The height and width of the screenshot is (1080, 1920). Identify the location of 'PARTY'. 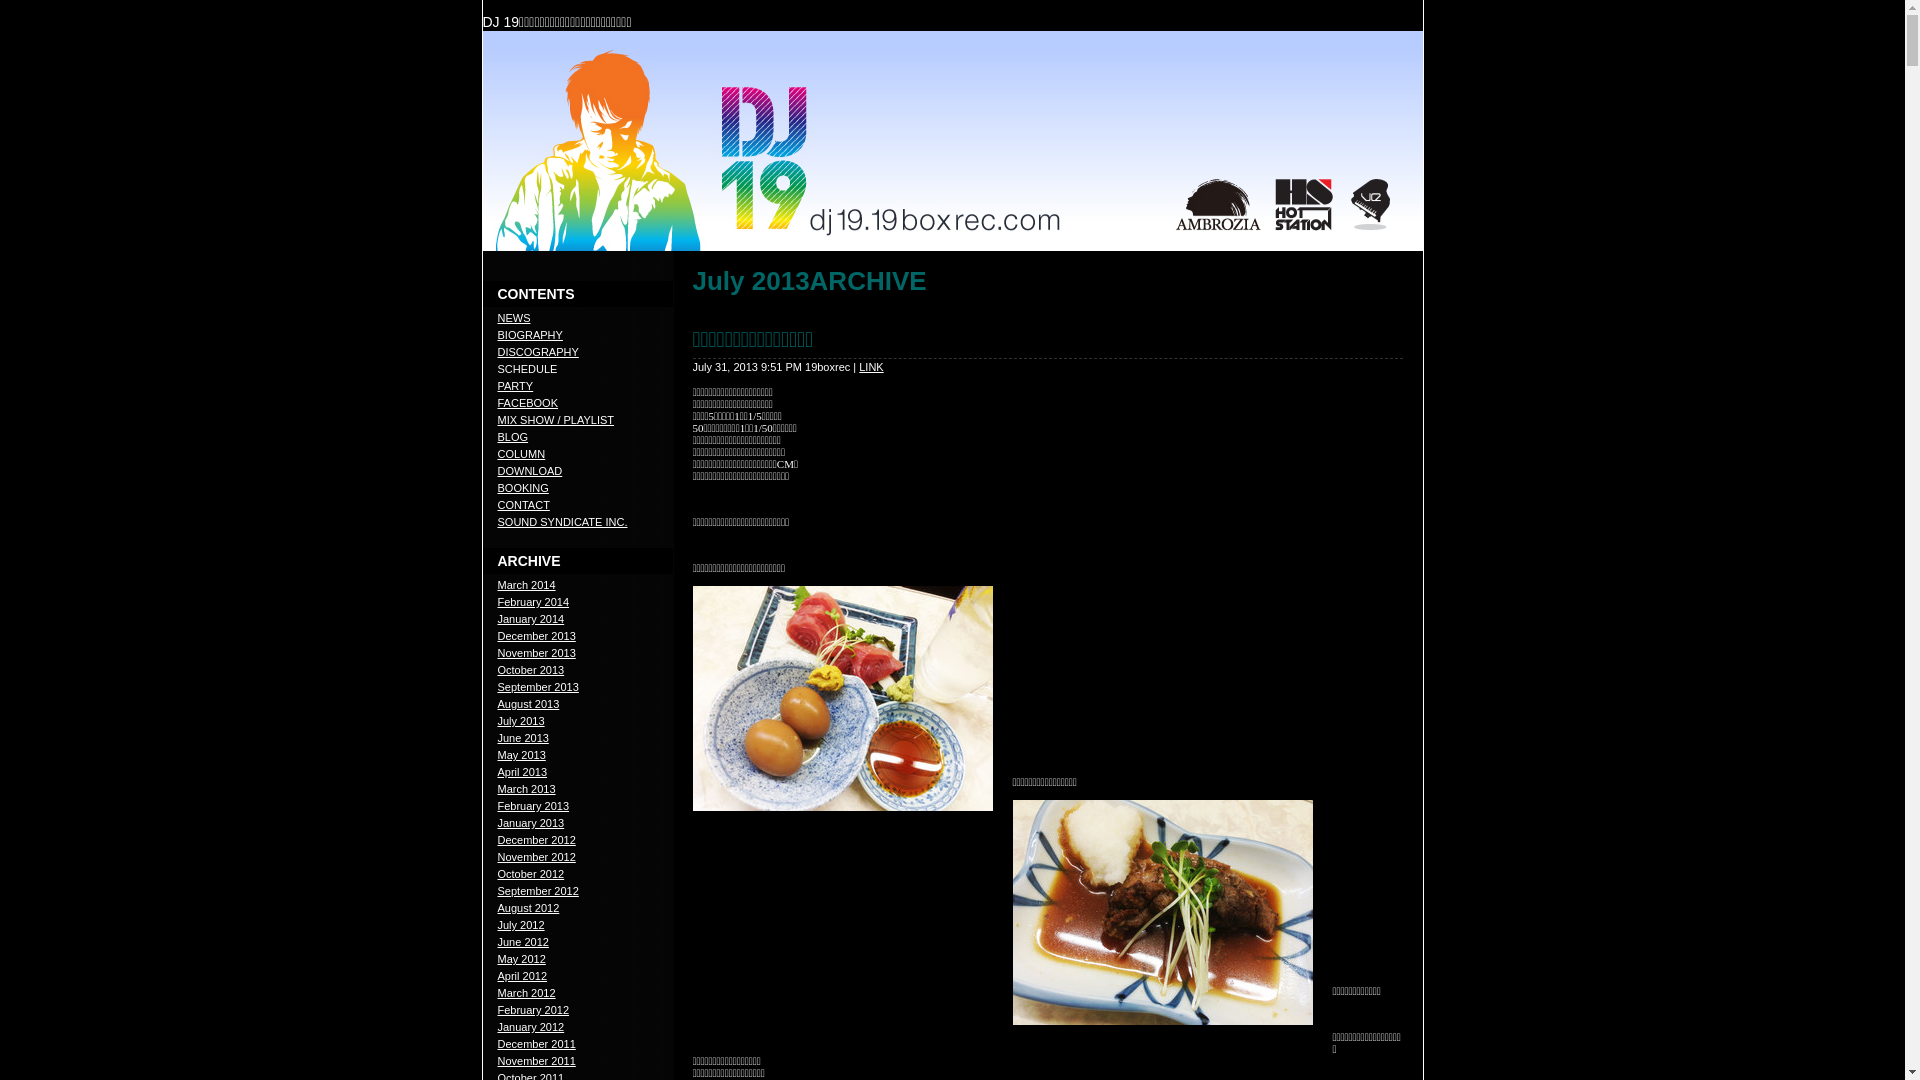
(516, 385).